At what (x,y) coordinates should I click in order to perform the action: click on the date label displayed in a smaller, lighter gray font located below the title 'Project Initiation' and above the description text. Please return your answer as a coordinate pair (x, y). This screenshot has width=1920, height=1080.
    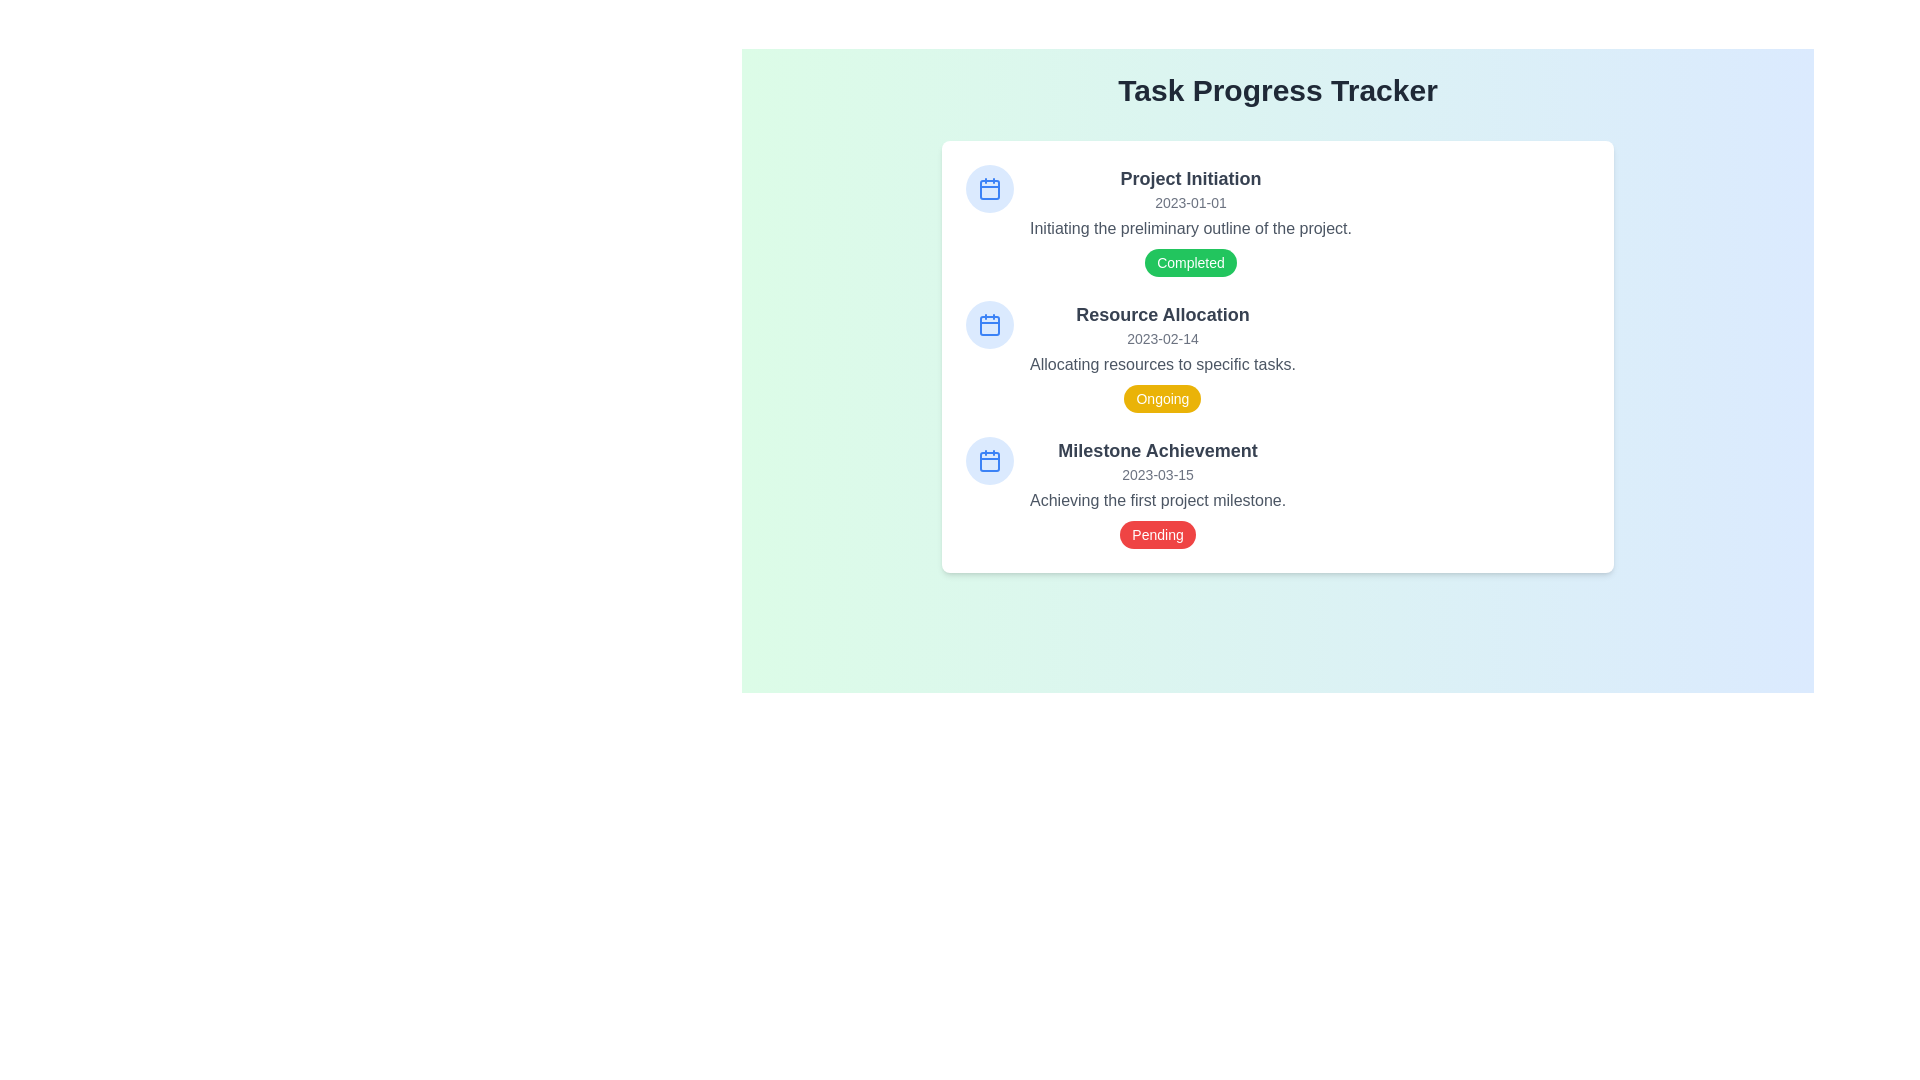
    Looking at the image, I should click on (1190, 203).